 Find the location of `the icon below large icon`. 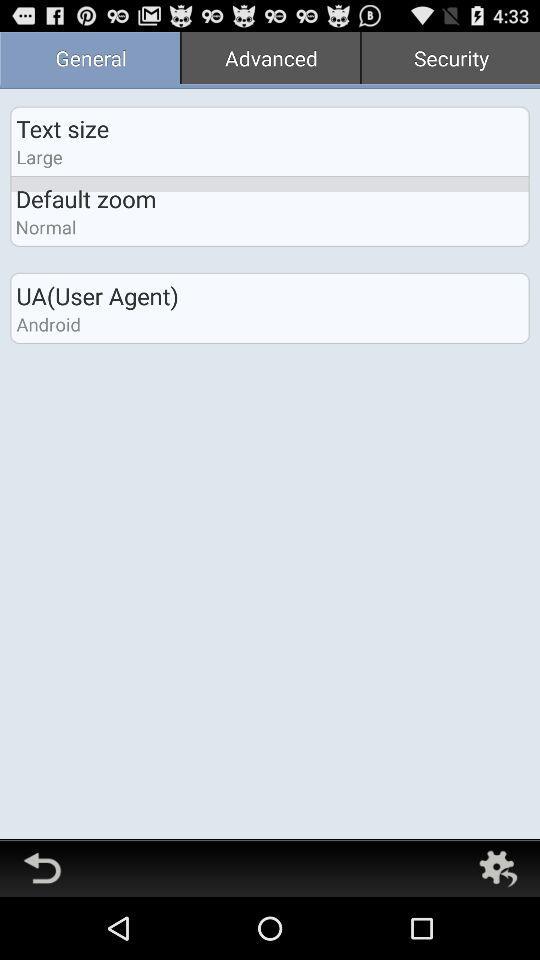

the icon below large icon is located at coordinates (85, 198).